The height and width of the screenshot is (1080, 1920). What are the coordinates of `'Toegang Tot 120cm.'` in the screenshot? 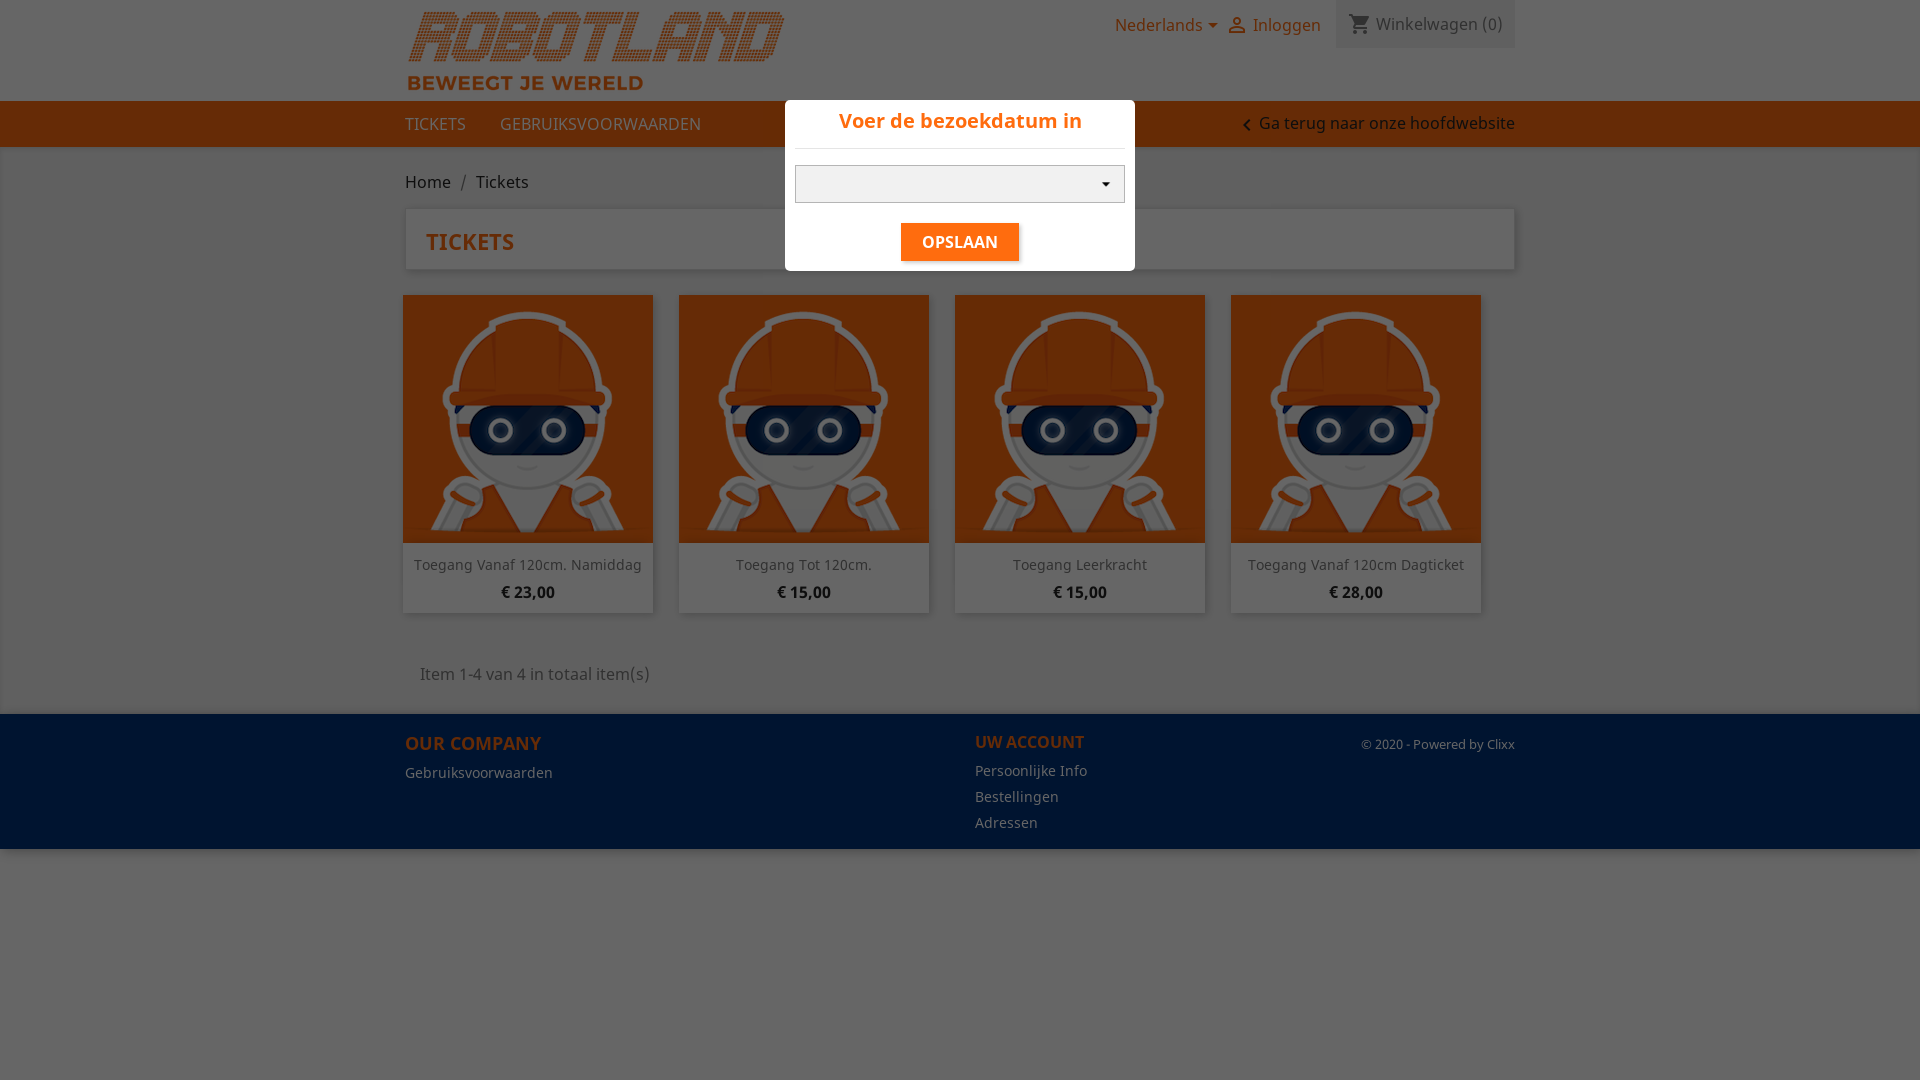 It's located at (734, 564).